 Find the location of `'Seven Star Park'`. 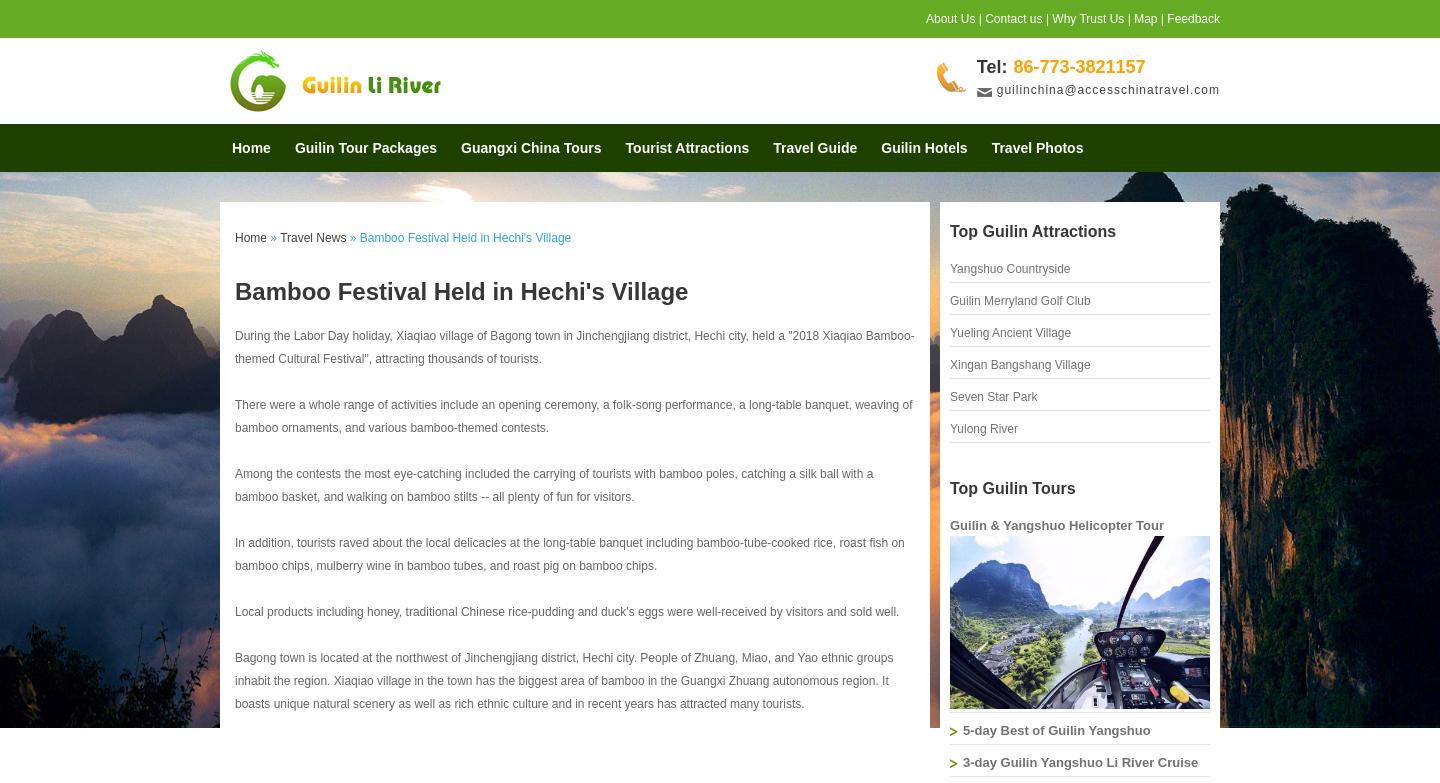

'Seven Star Park' is located at coordinates (992, 395).